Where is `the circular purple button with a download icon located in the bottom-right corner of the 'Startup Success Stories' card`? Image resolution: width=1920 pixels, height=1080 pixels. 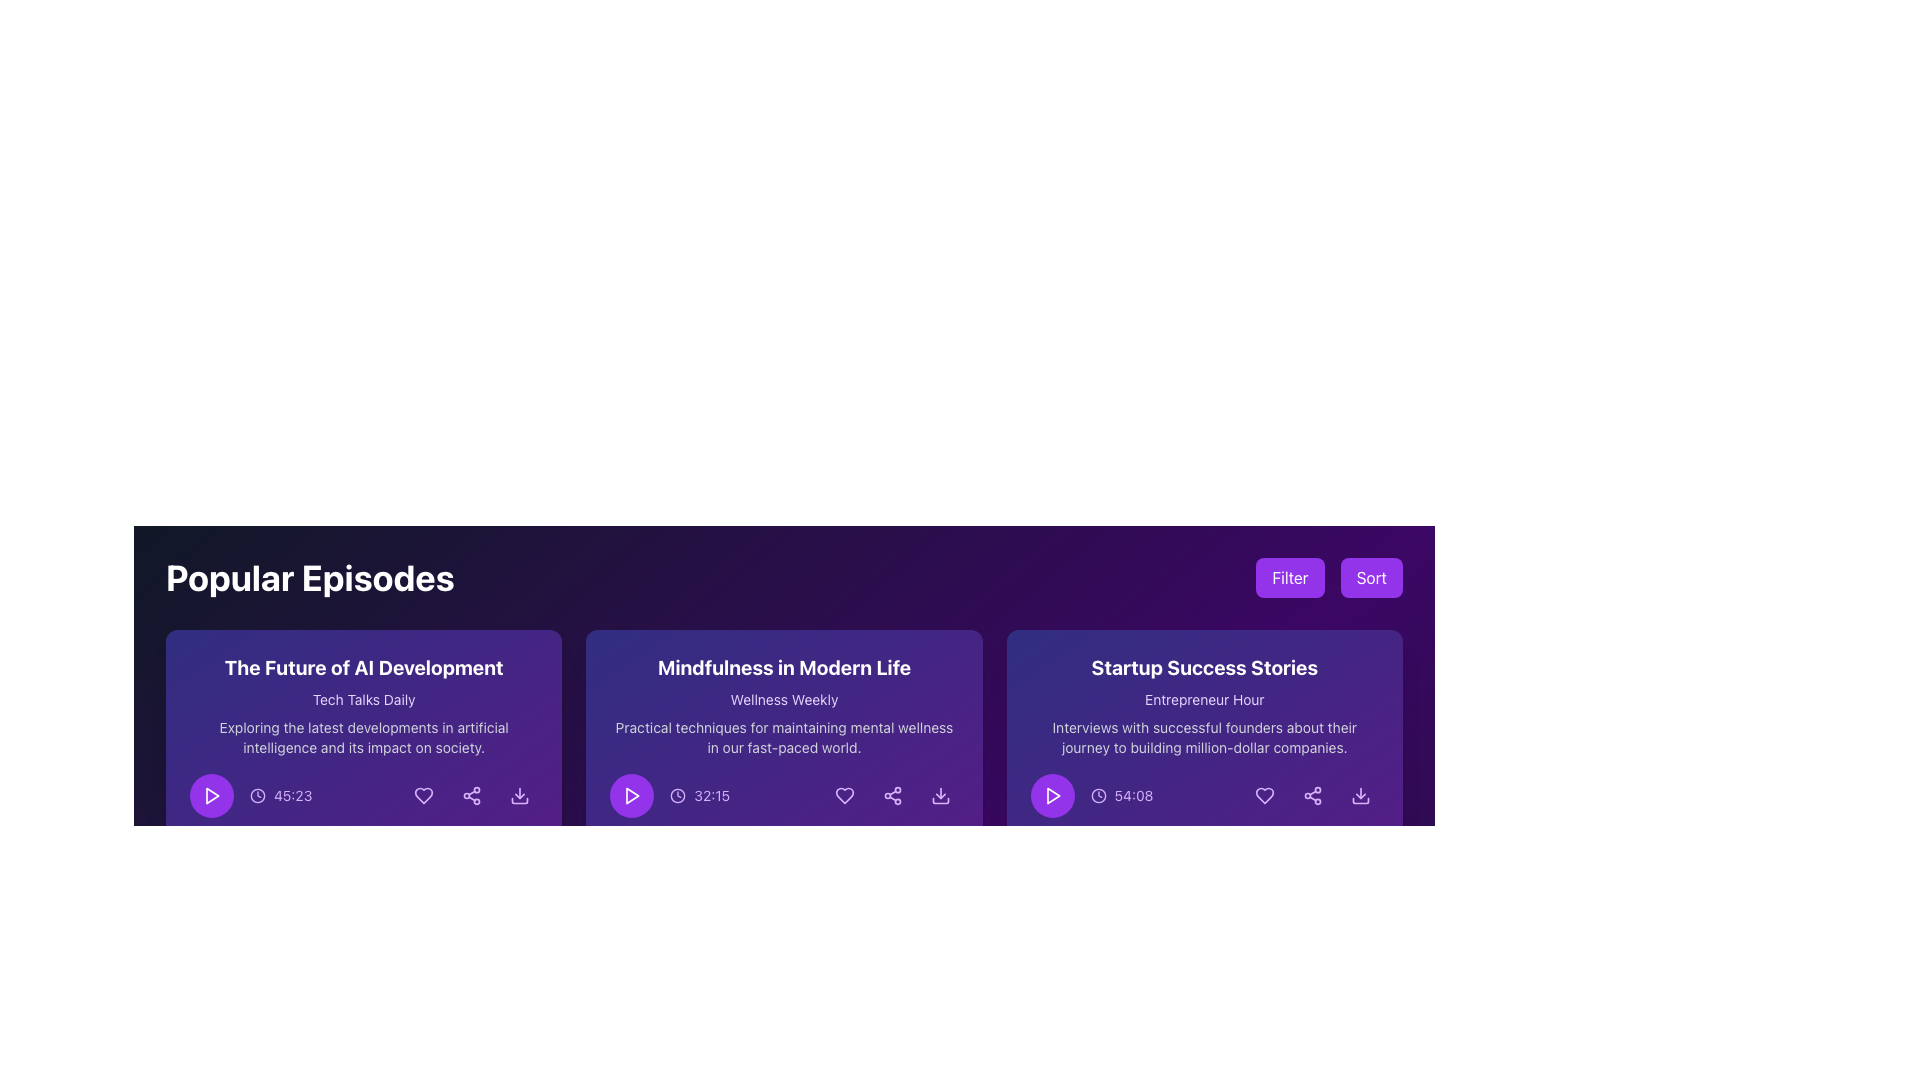
the circular purple button with a download icon located in the bottom-right corner of the 'Startup Success Stories' card is located at coordinates (1360, 794).